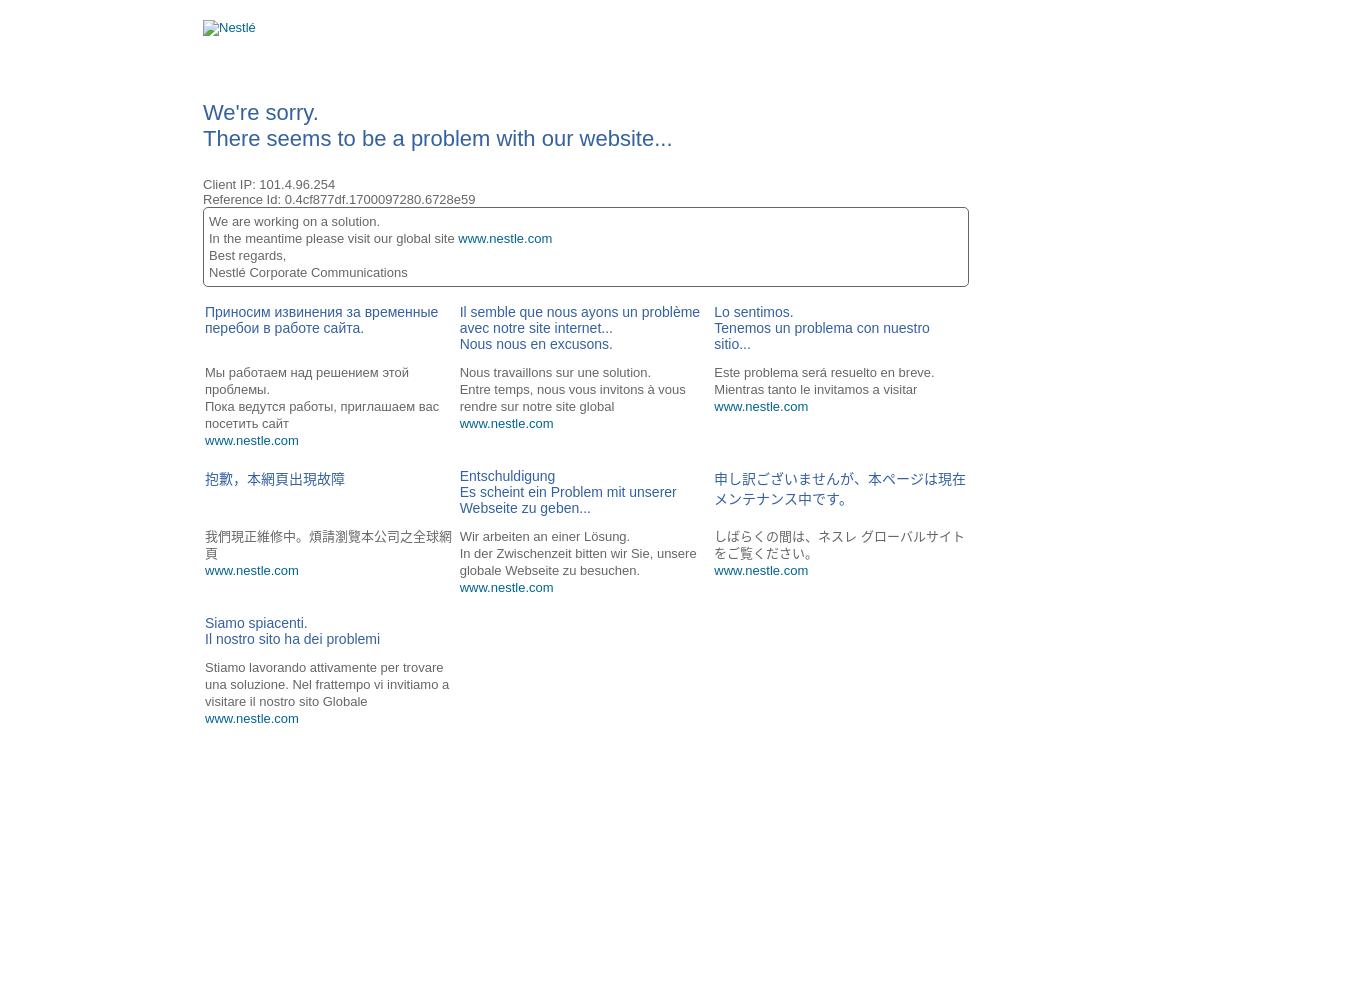 The width and height of the screenshot is (1366, 1000). I want to click on 'We are working on a solution.', so click(294, 220).